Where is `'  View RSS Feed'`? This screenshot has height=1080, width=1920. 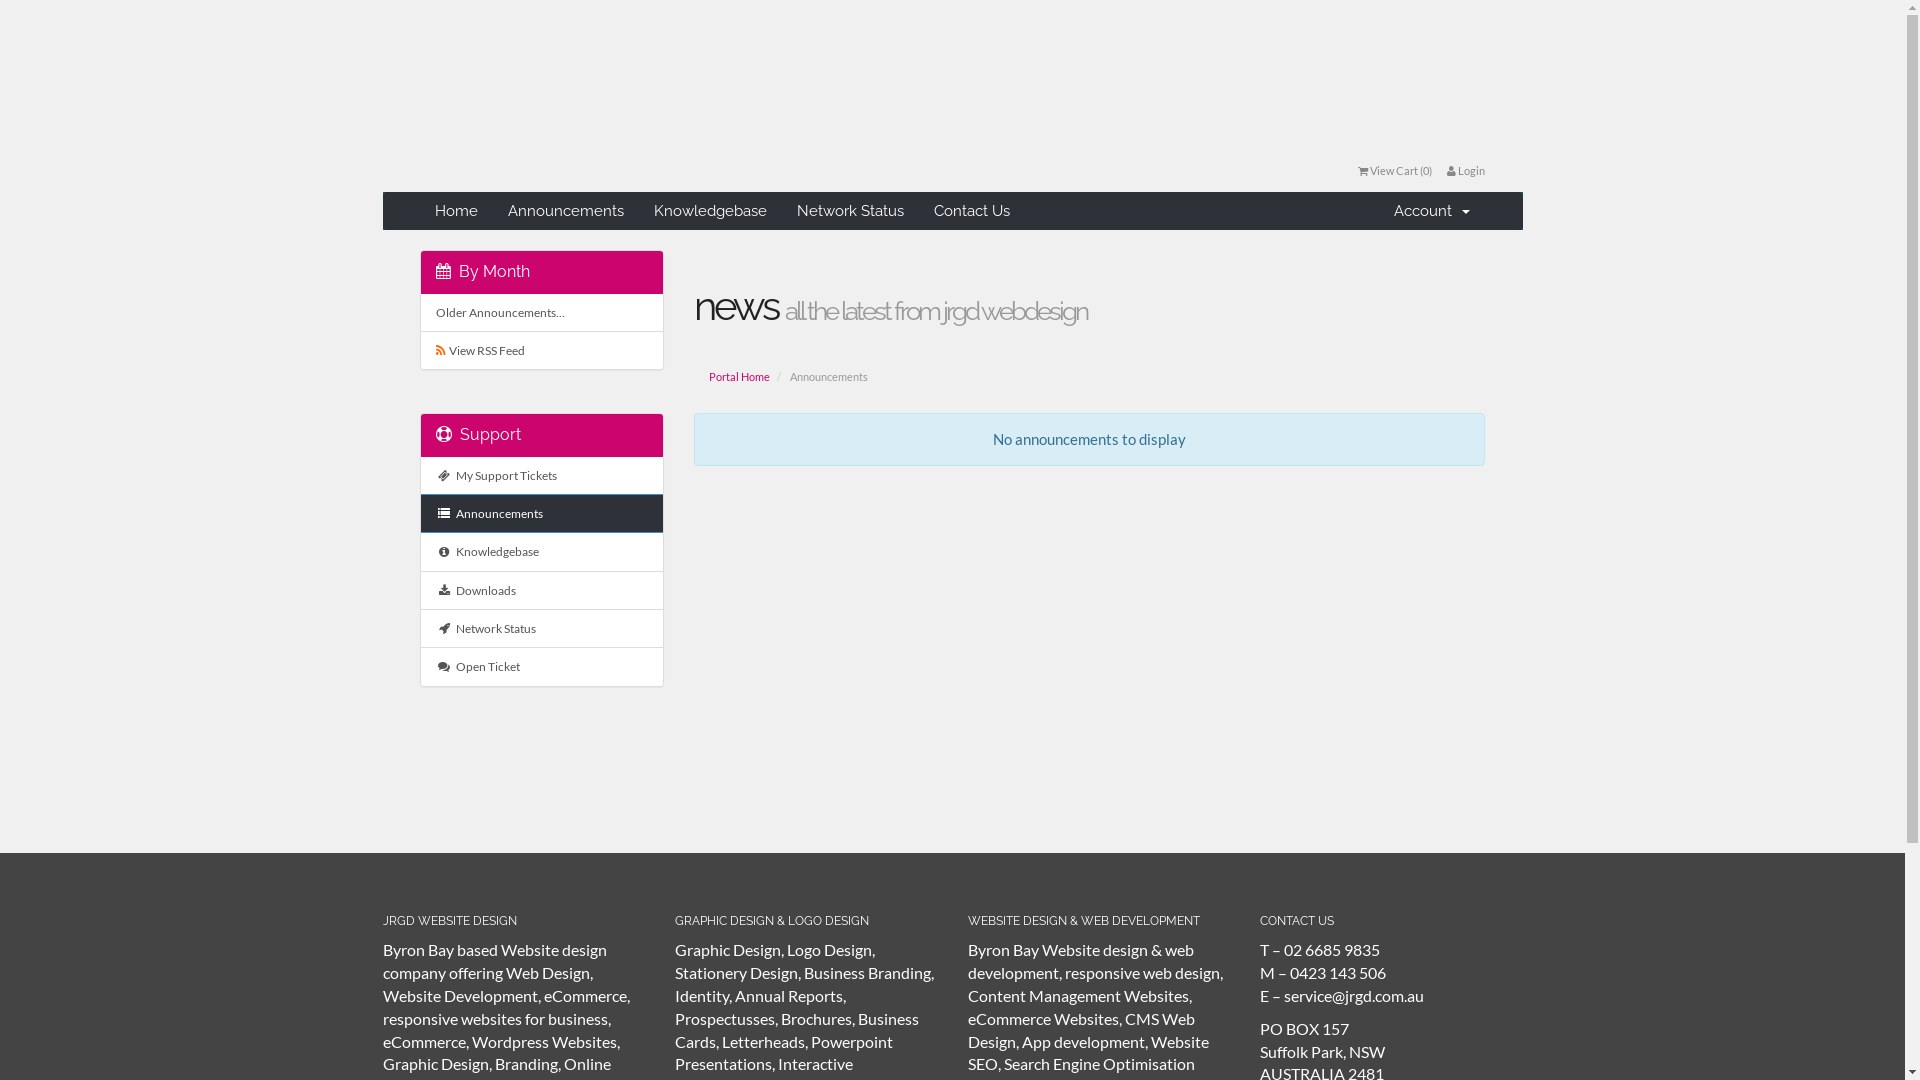
'  View RSS Feed' is located at coordinates (542, 349).